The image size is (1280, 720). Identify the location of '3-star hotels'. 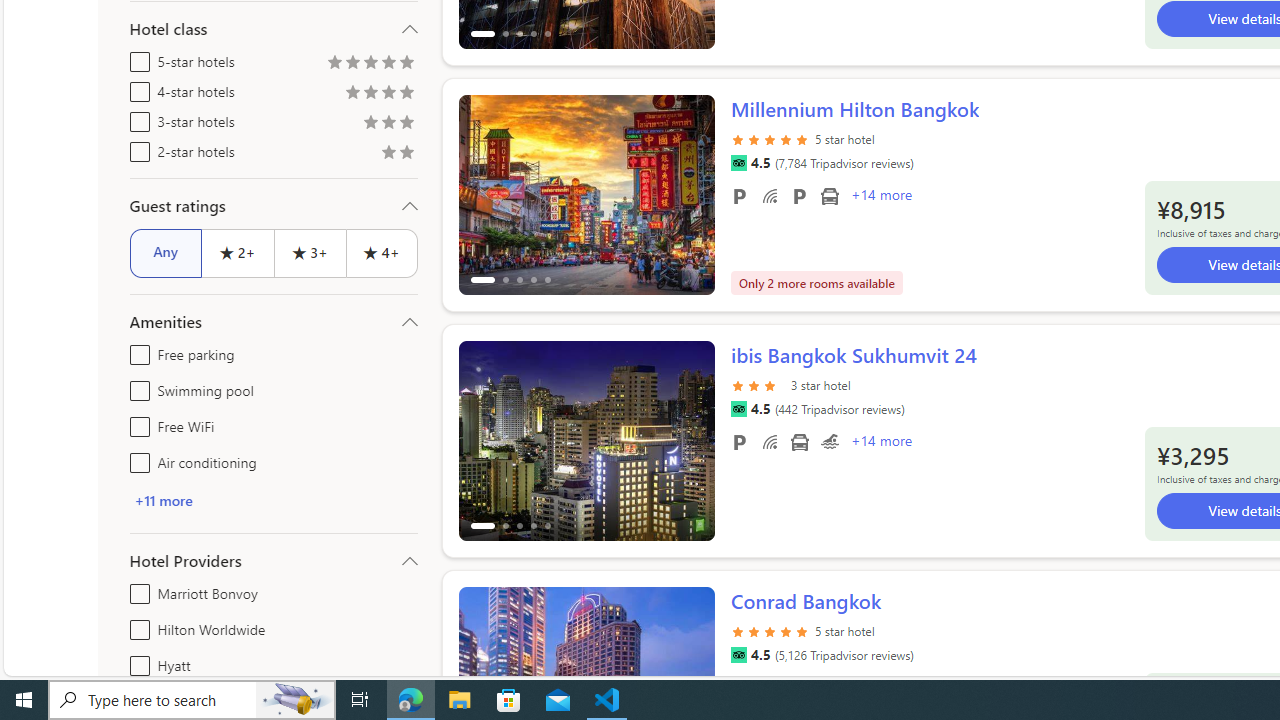
(135, 118).